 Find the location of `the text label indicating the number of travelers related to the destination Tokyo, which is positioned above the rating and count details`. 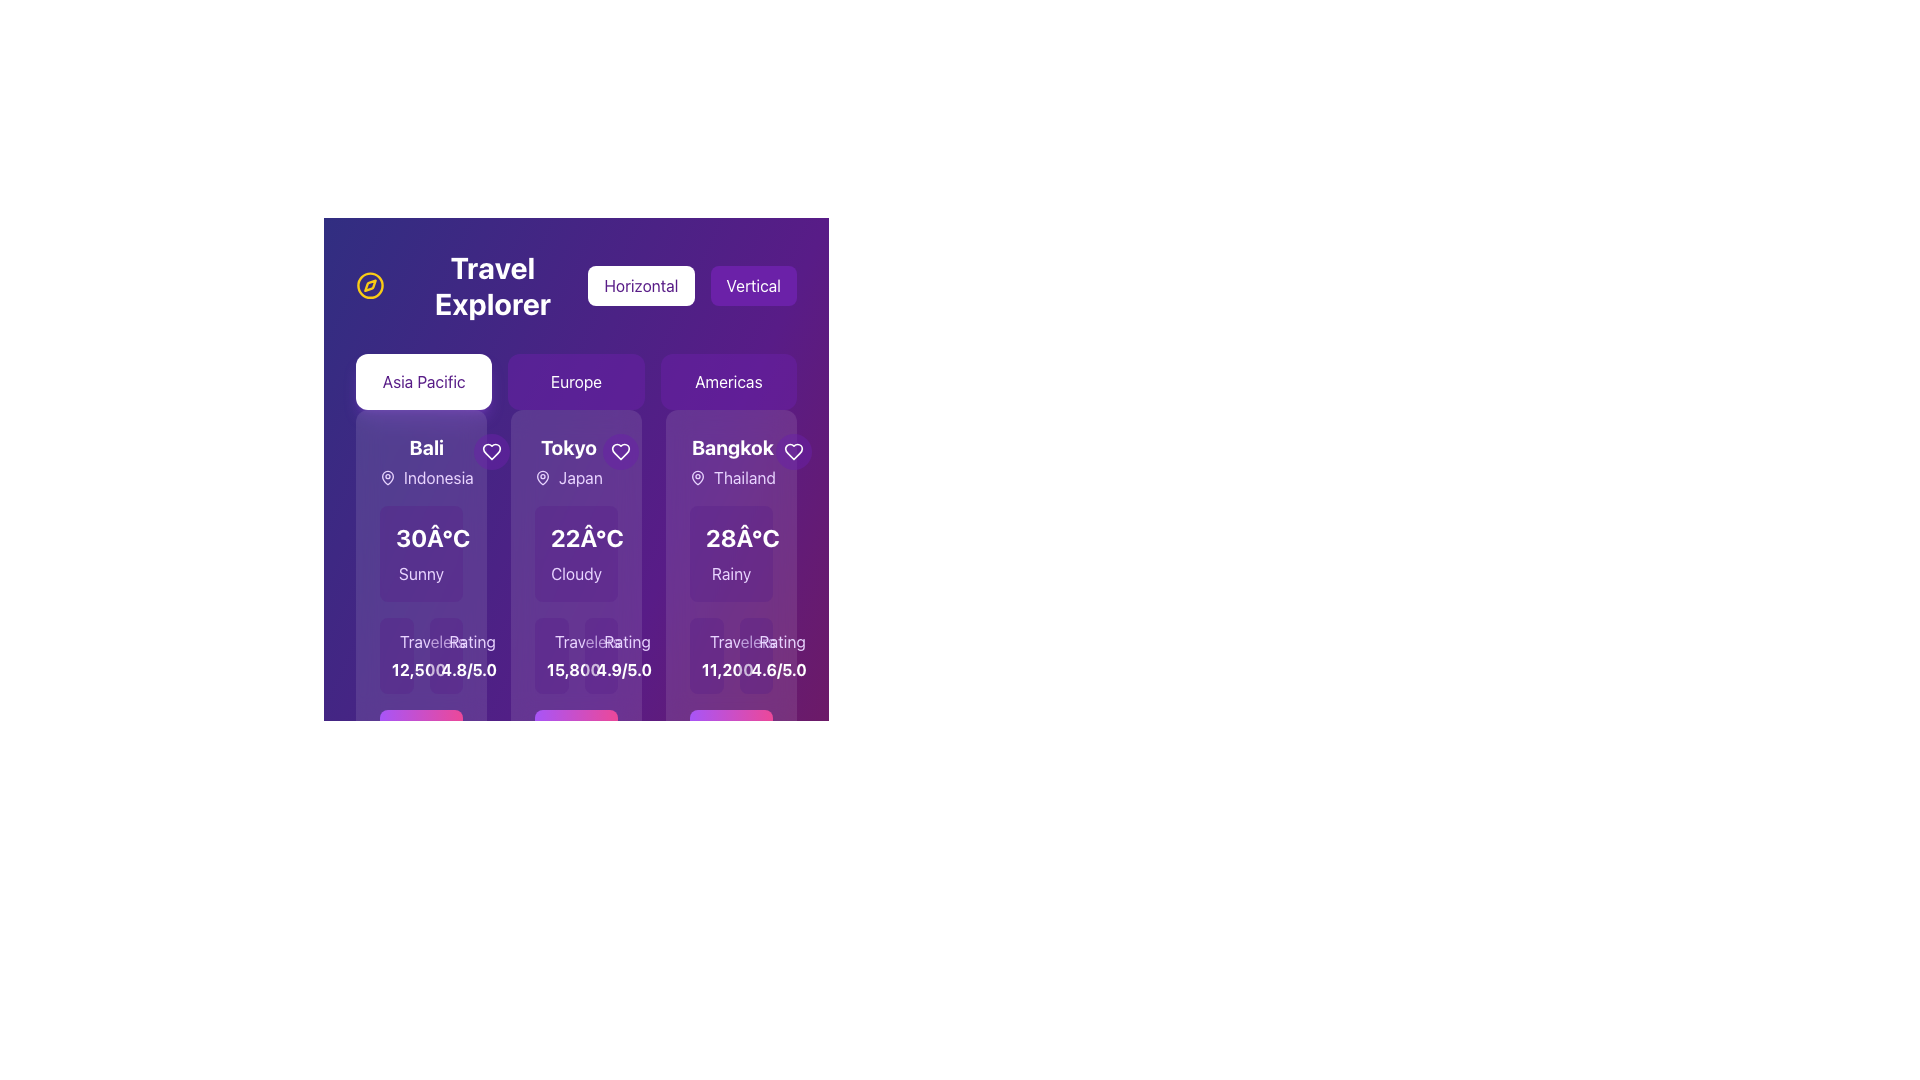

the text label indicating the number of travelers related to the destination Tokyo, which is positioned above the rating and count details is located at coordinates (586, 641).